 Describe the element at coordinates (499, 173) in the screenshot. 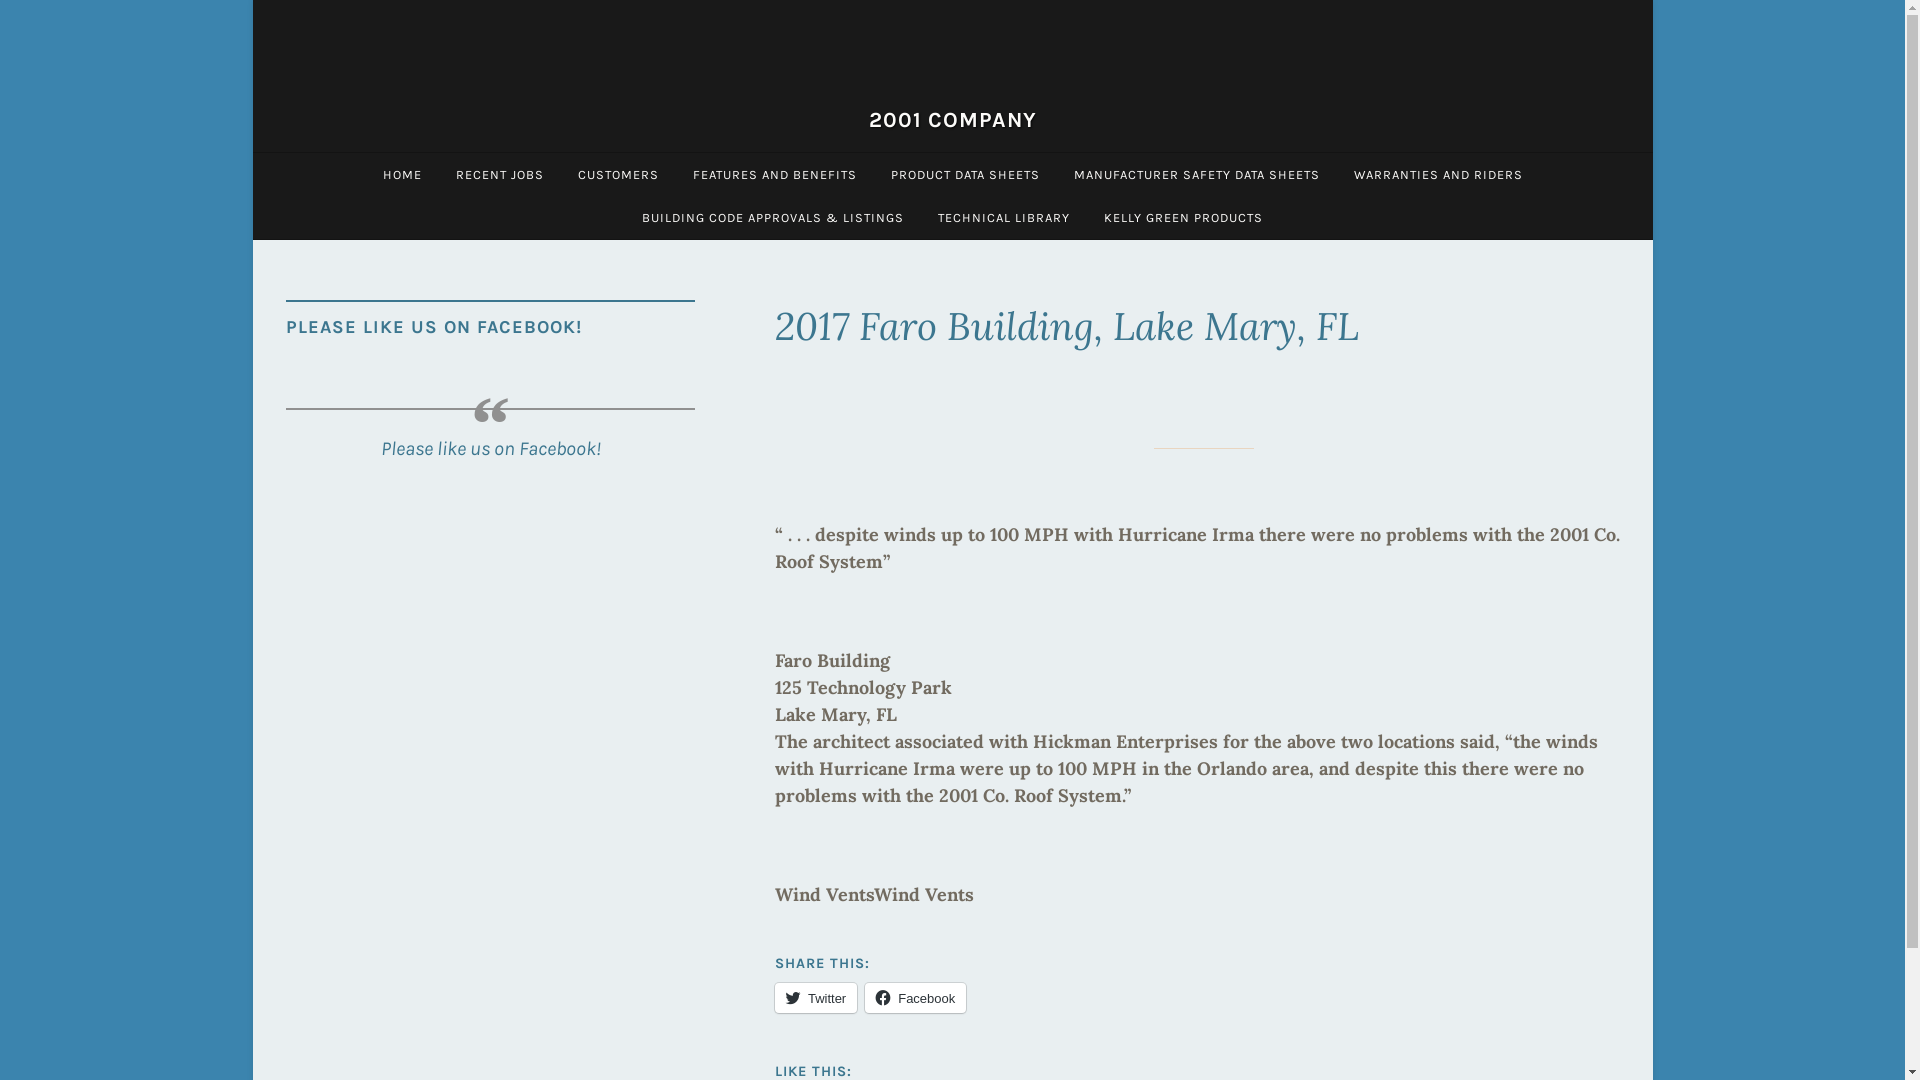

I see `'RECENT JOBS'` at that location.